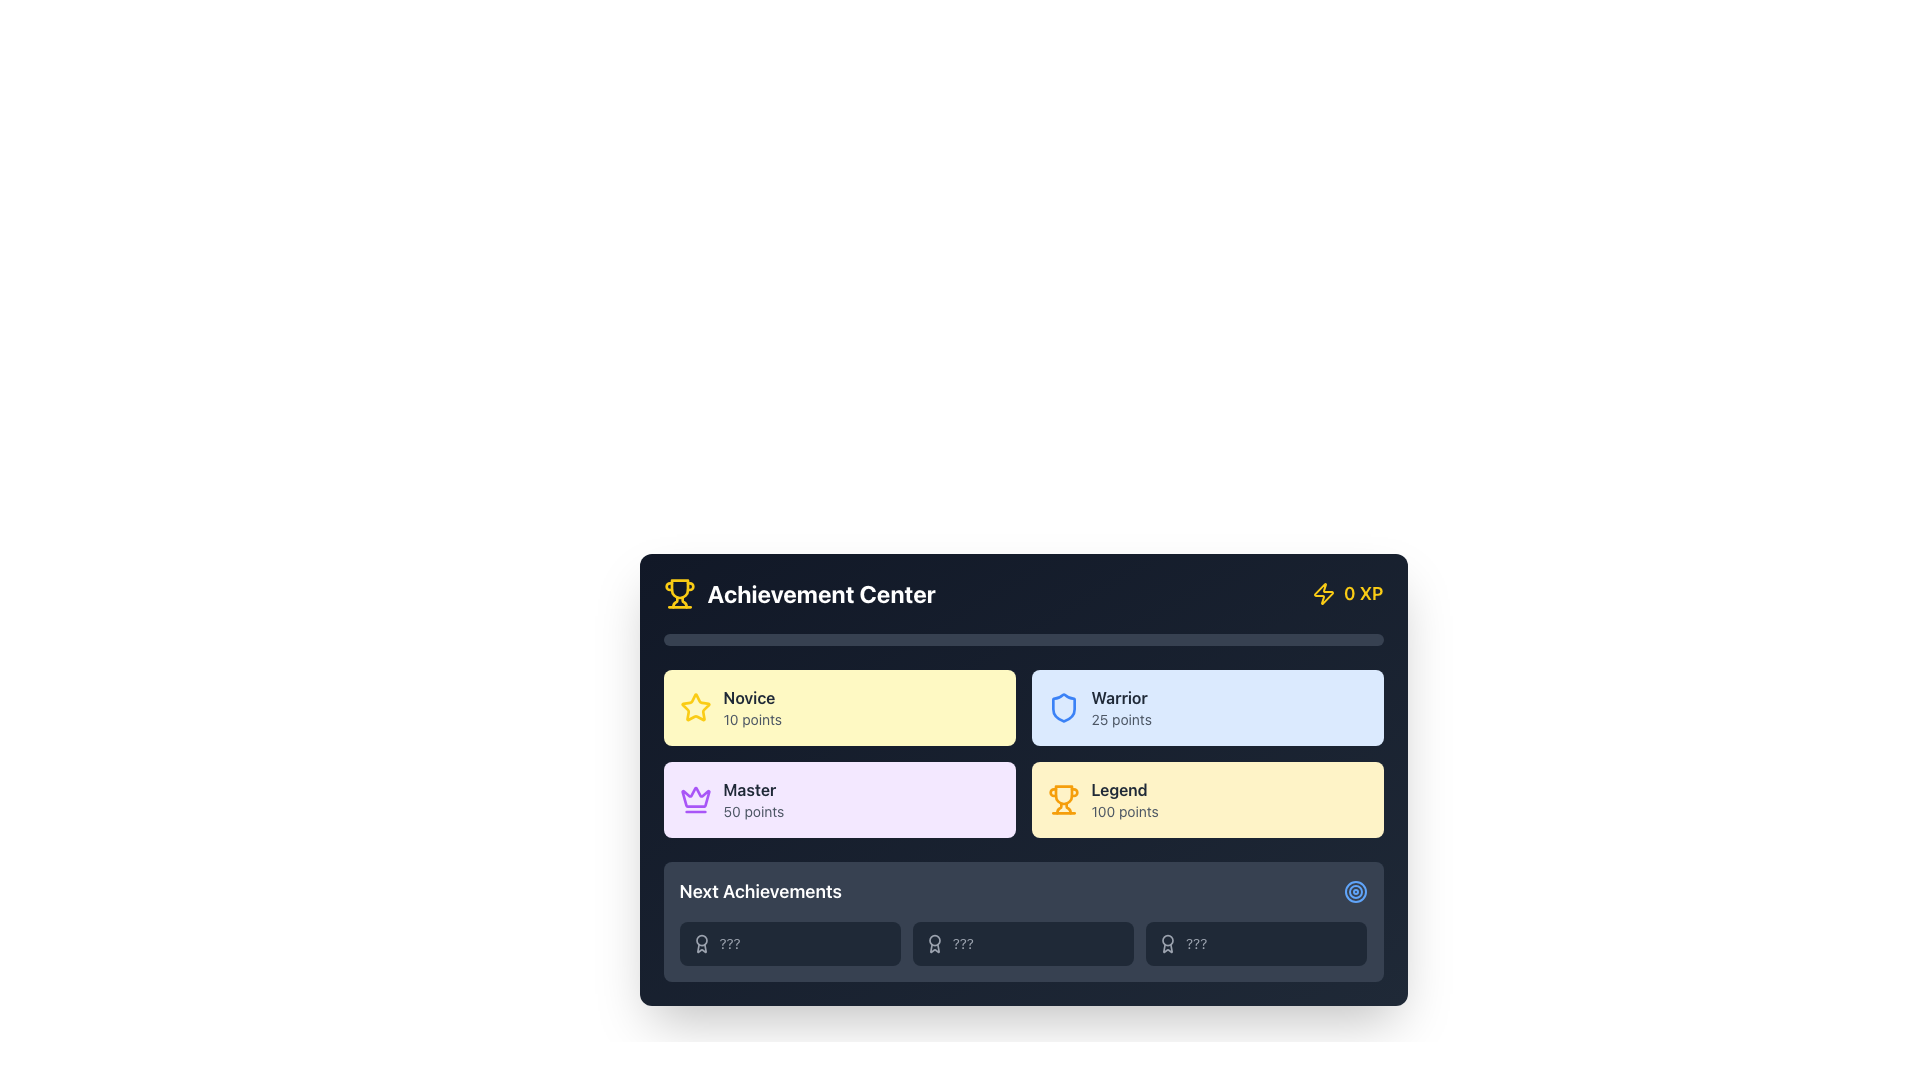 The image size is (1920, 1080). I want to click on the decorative trophy icon located at the top left of the 'Achievement Center' title bar, which is styled with a modern, flat aesthetic and represents an award, so click(1062, 794).